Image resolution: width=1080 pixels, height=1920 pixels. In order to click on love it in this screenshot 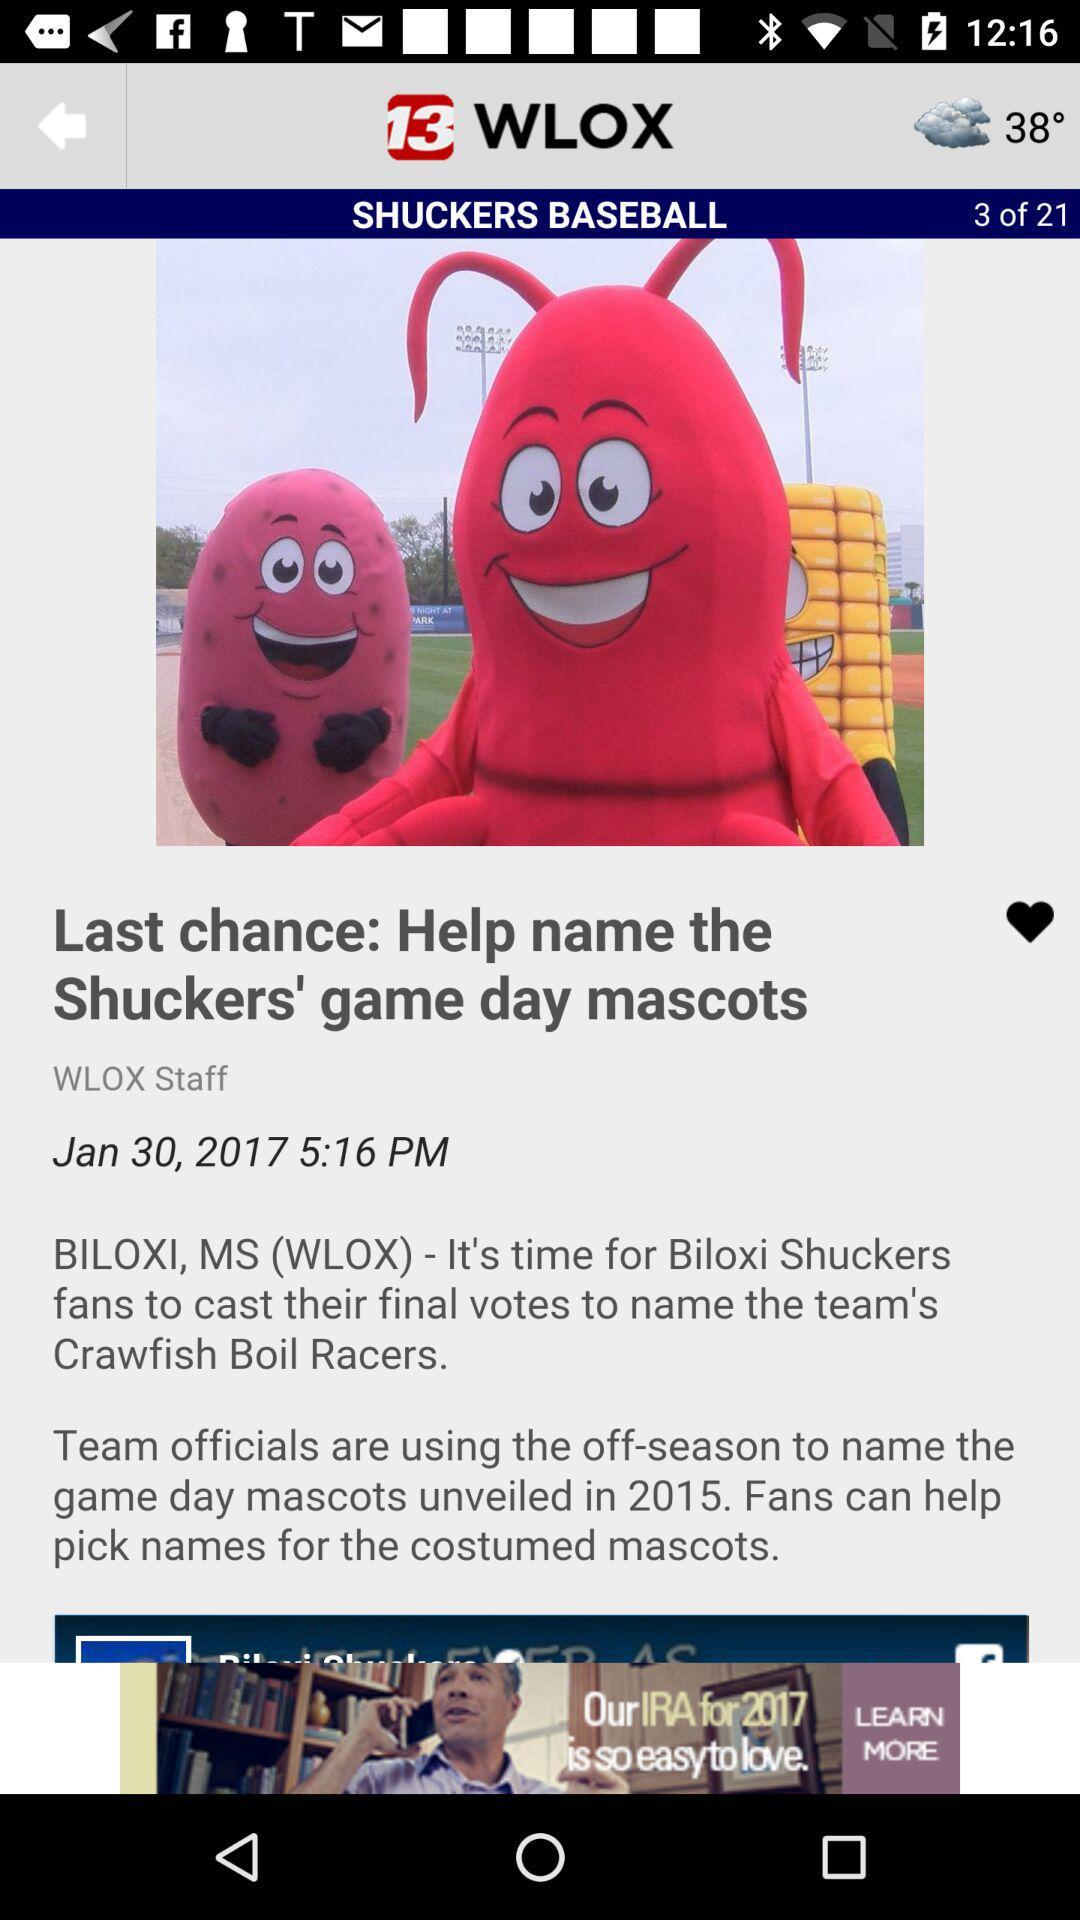, I will do `click(1017, 921)`.